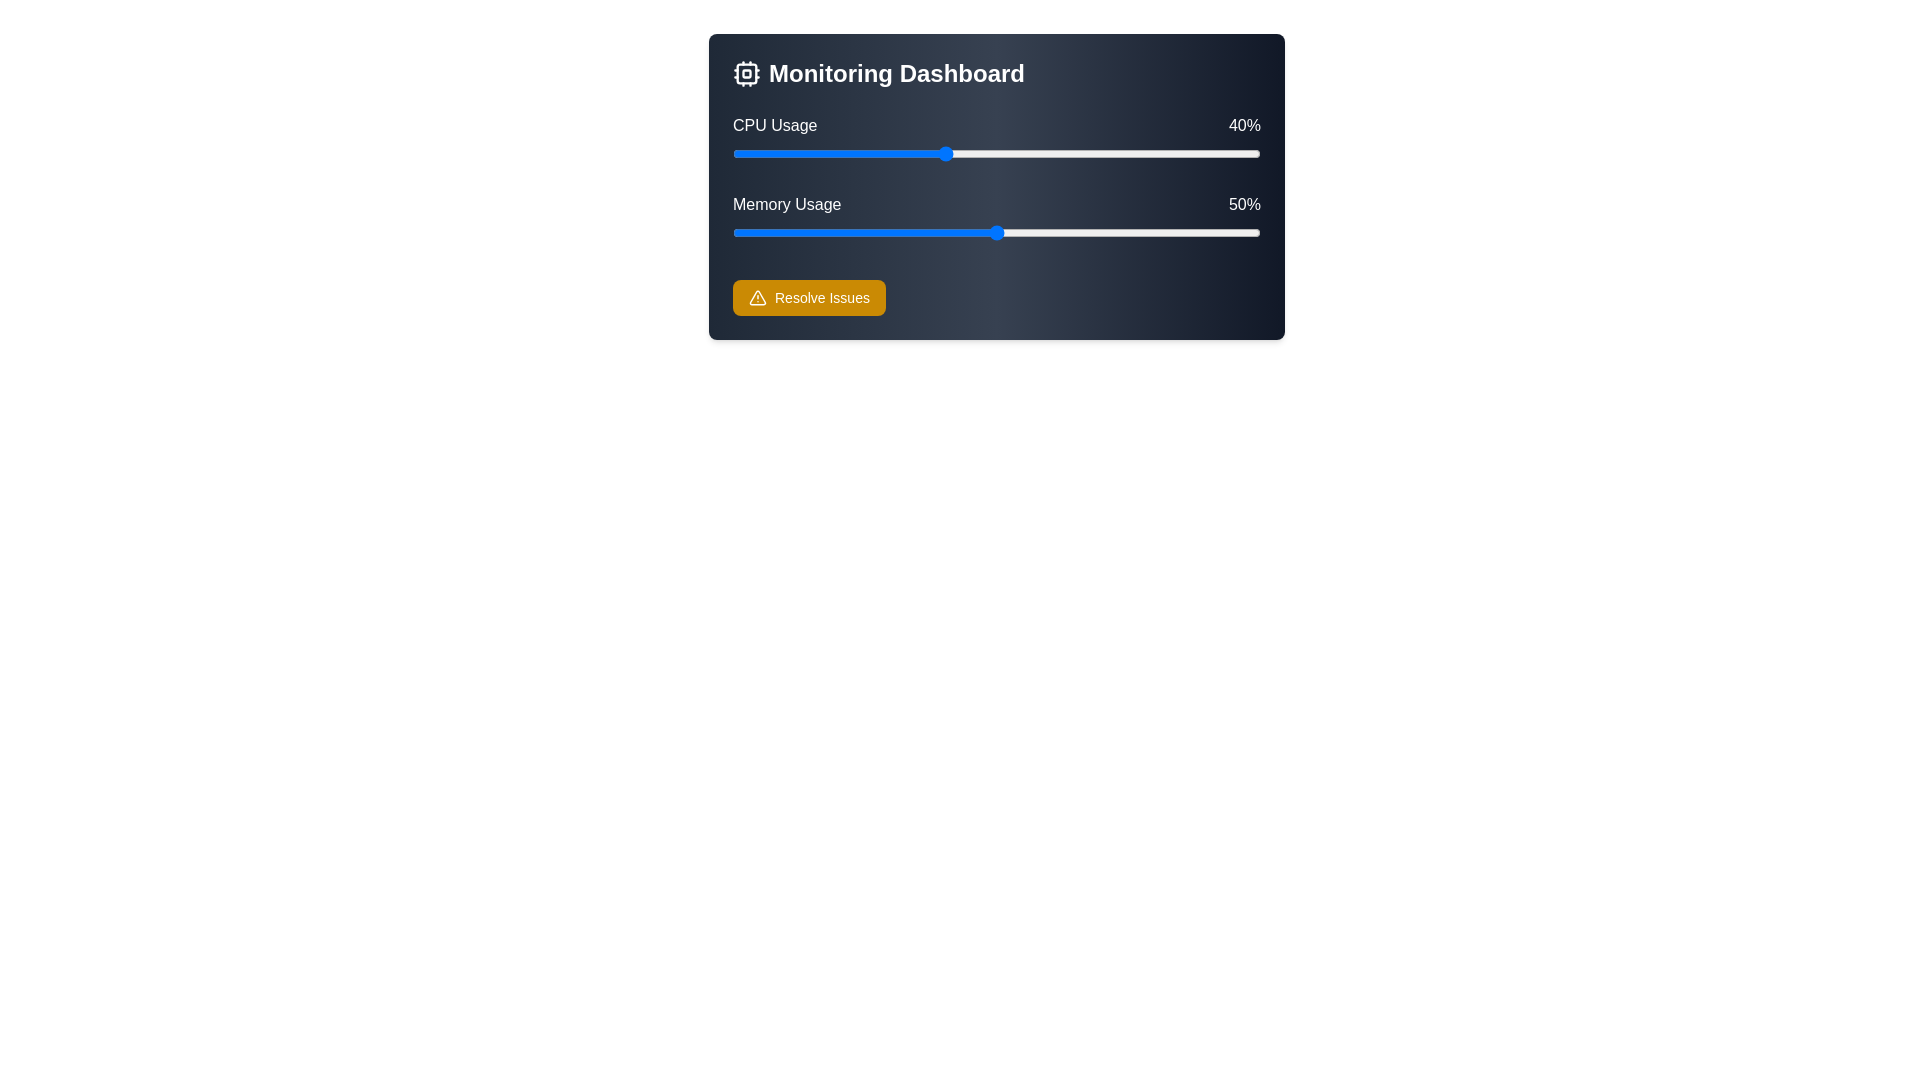 The width and height of the screenshot is (1920, 1080). Describe the element at coordinates (1181, 153) in the screenshot. I see `CPU usage` at that location.